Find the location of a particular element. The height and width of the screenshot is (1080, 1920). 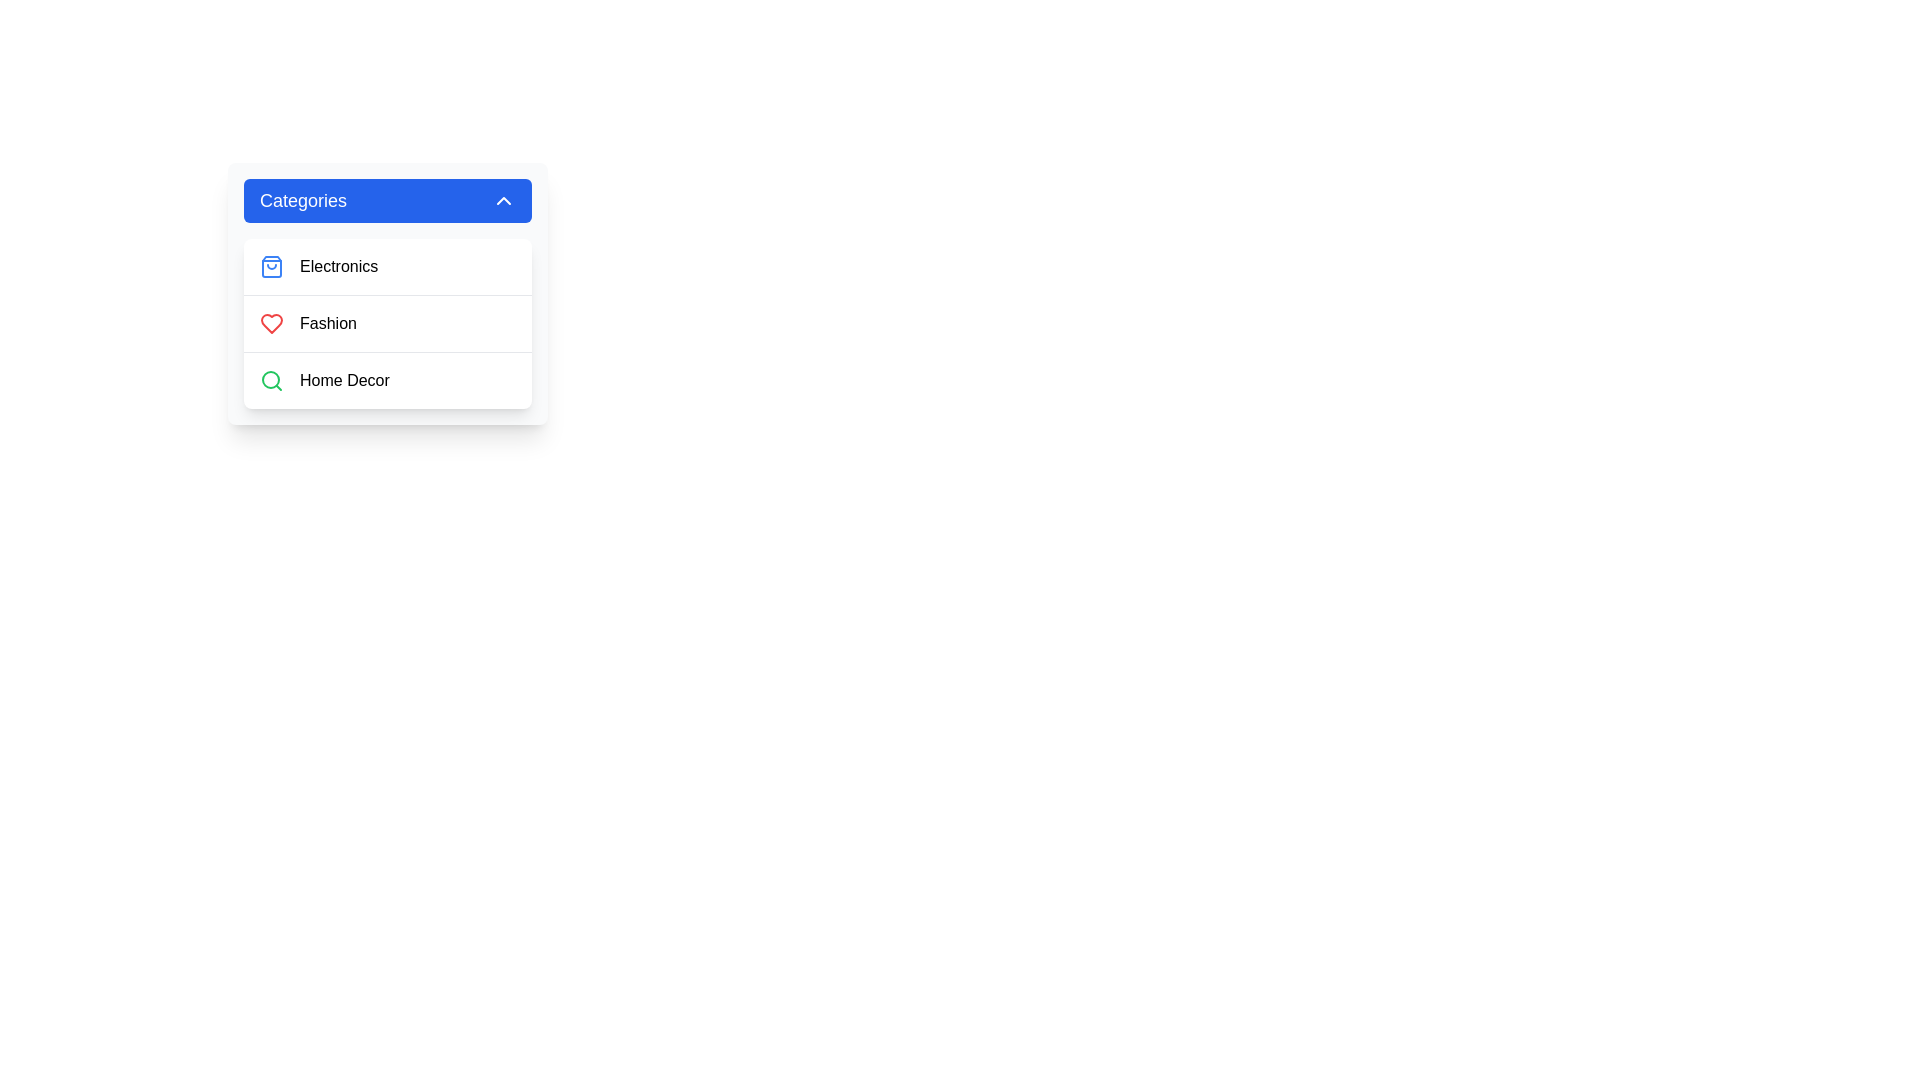

the chevron icon located at the rightmost portion of the blue button labeled 'Categories' is located at coordinates (504, 200).